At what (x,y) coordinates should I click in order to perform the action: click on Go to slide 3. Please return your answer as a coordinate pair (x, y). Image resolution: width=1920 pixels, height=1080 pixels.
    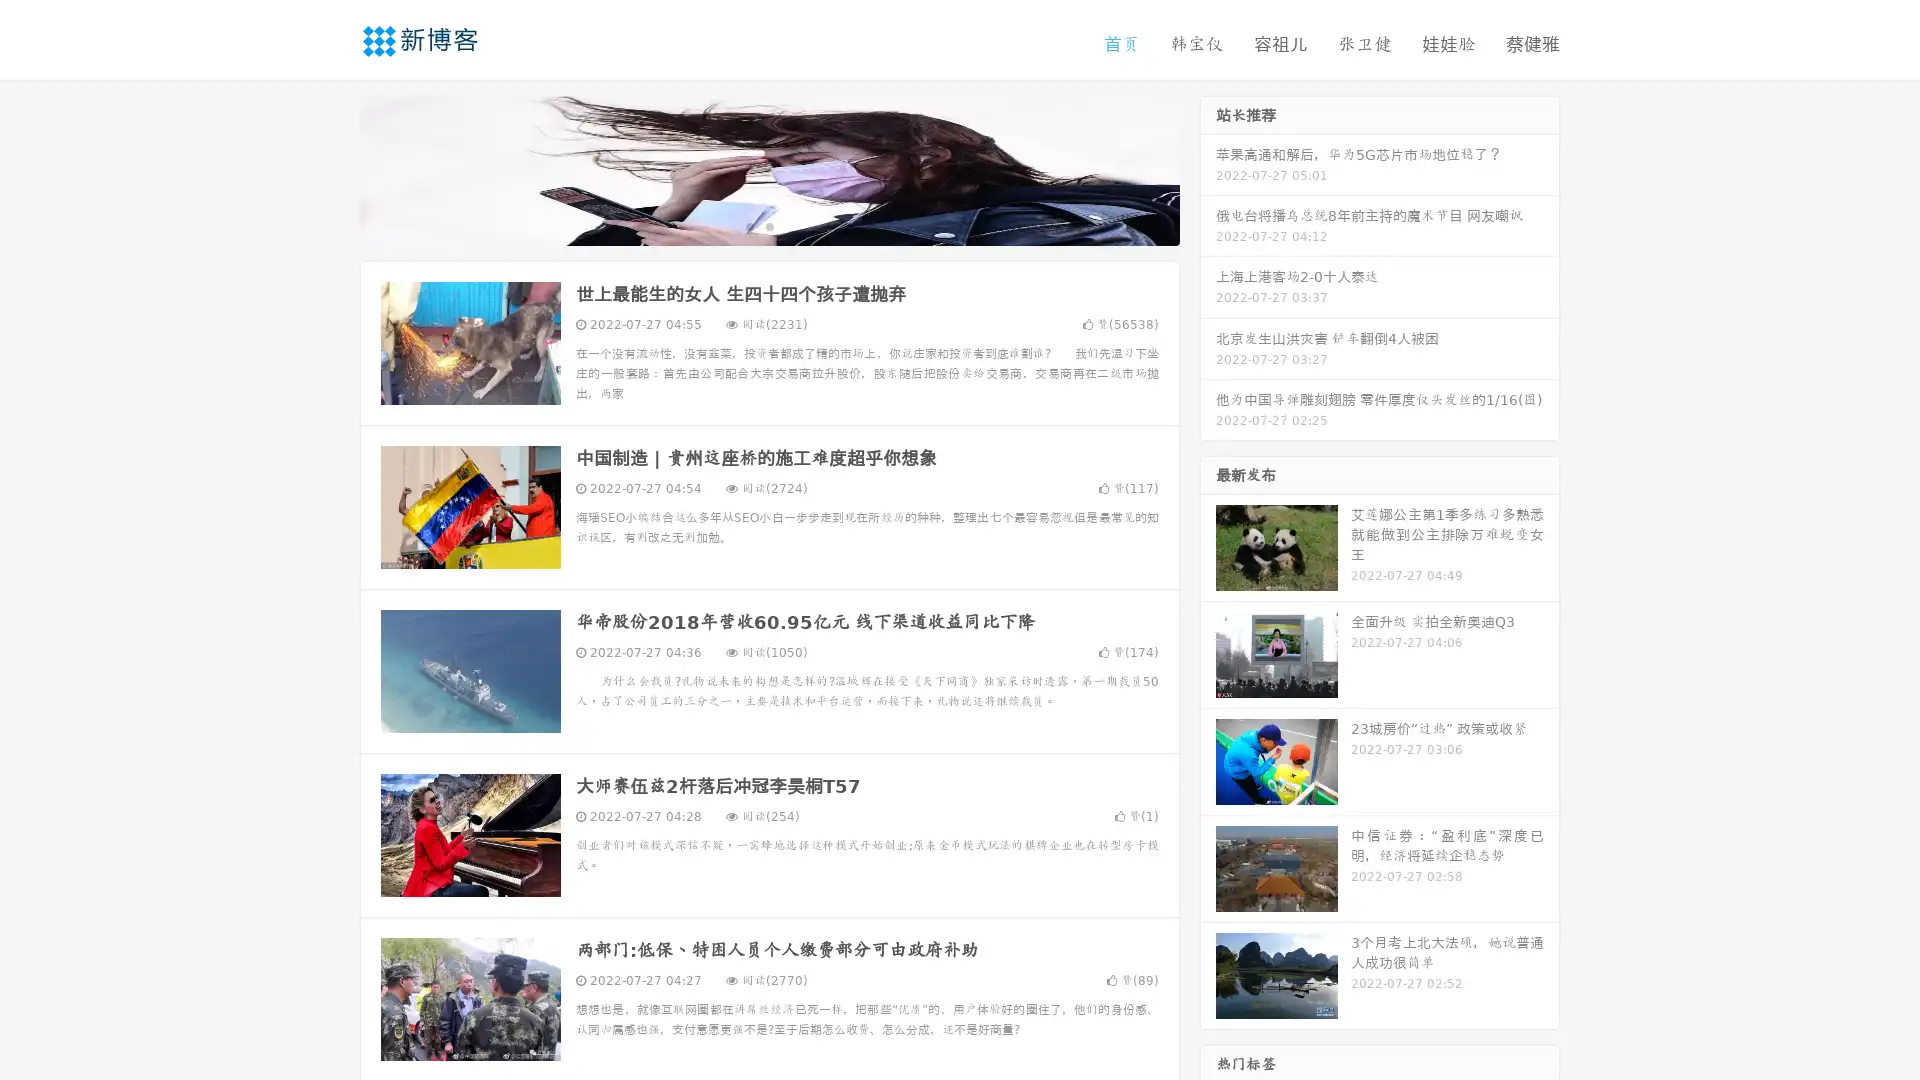
    Looking at the image, I should click on (789, 225).